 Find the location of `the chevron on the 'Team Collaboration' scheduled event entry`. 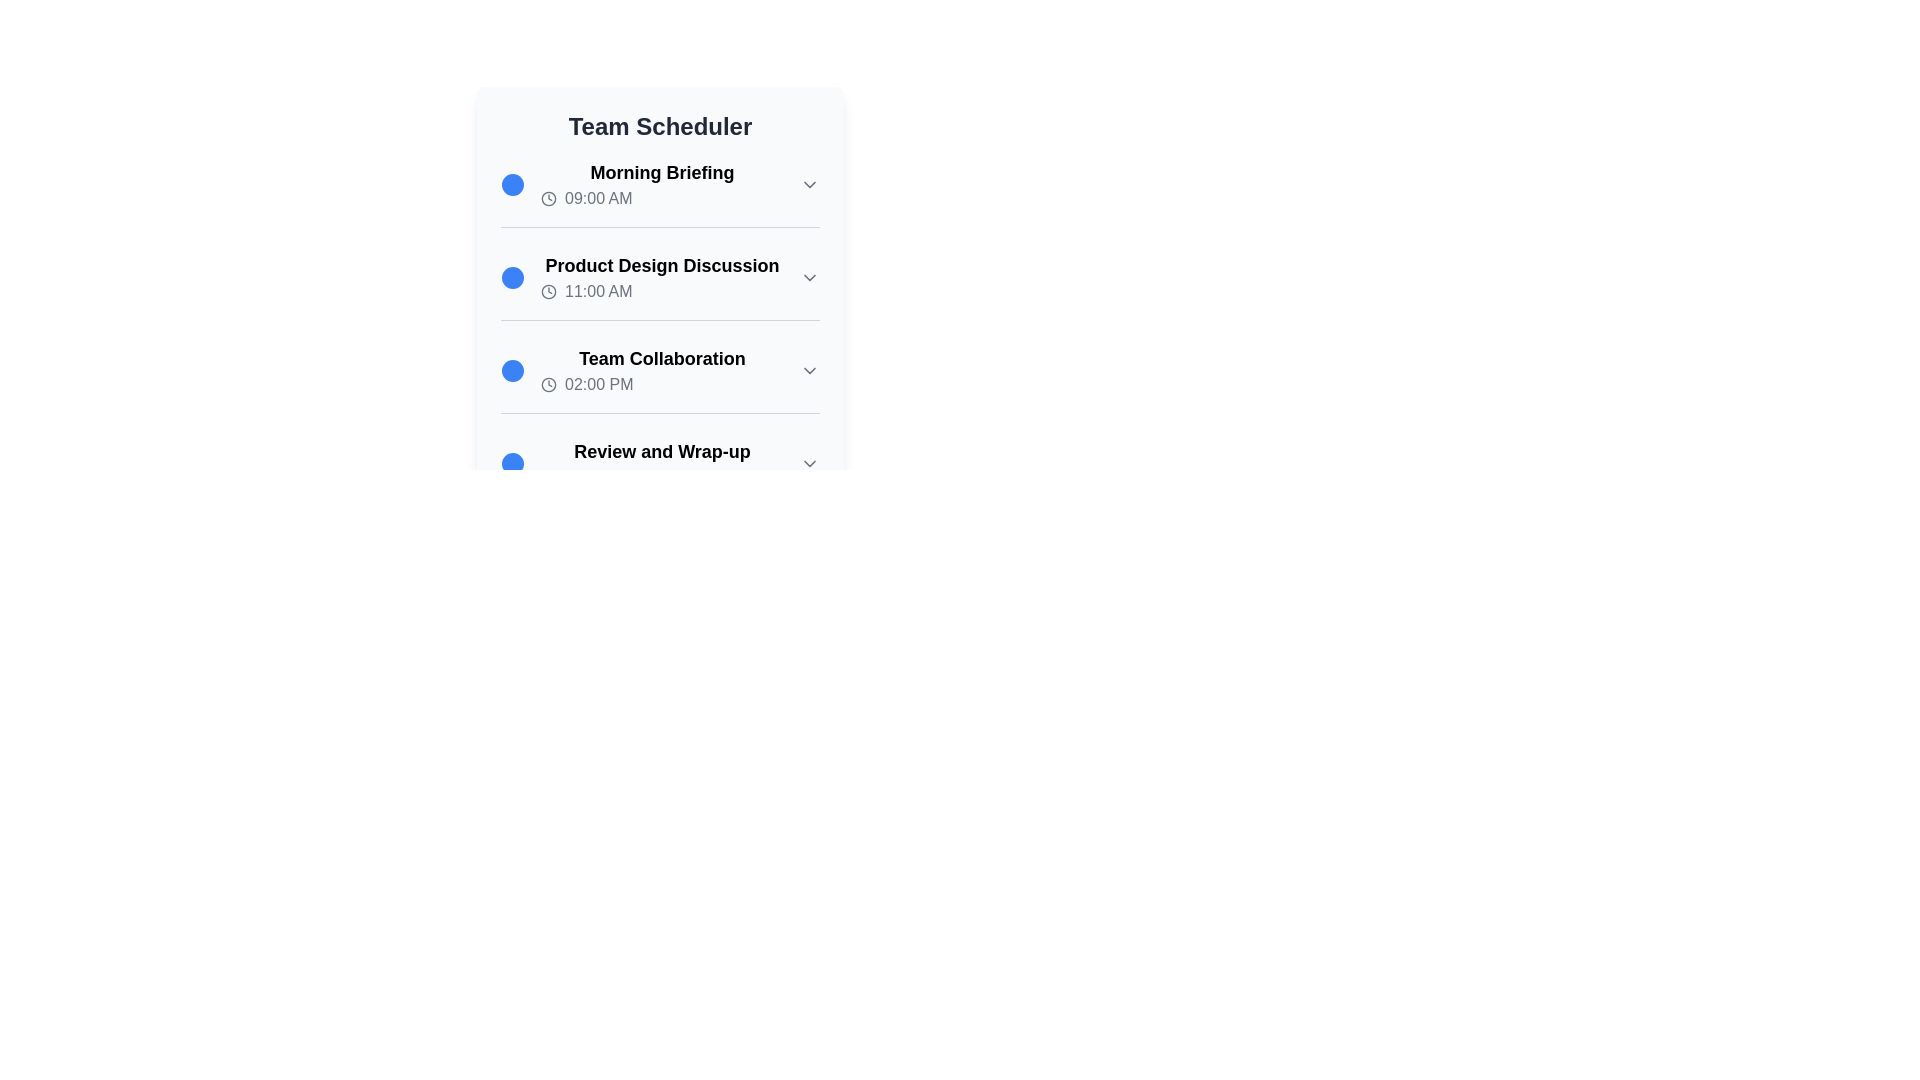

the chevron on the 'Team Collaboration' scheduled event entry is located at coordinates (660, 379).